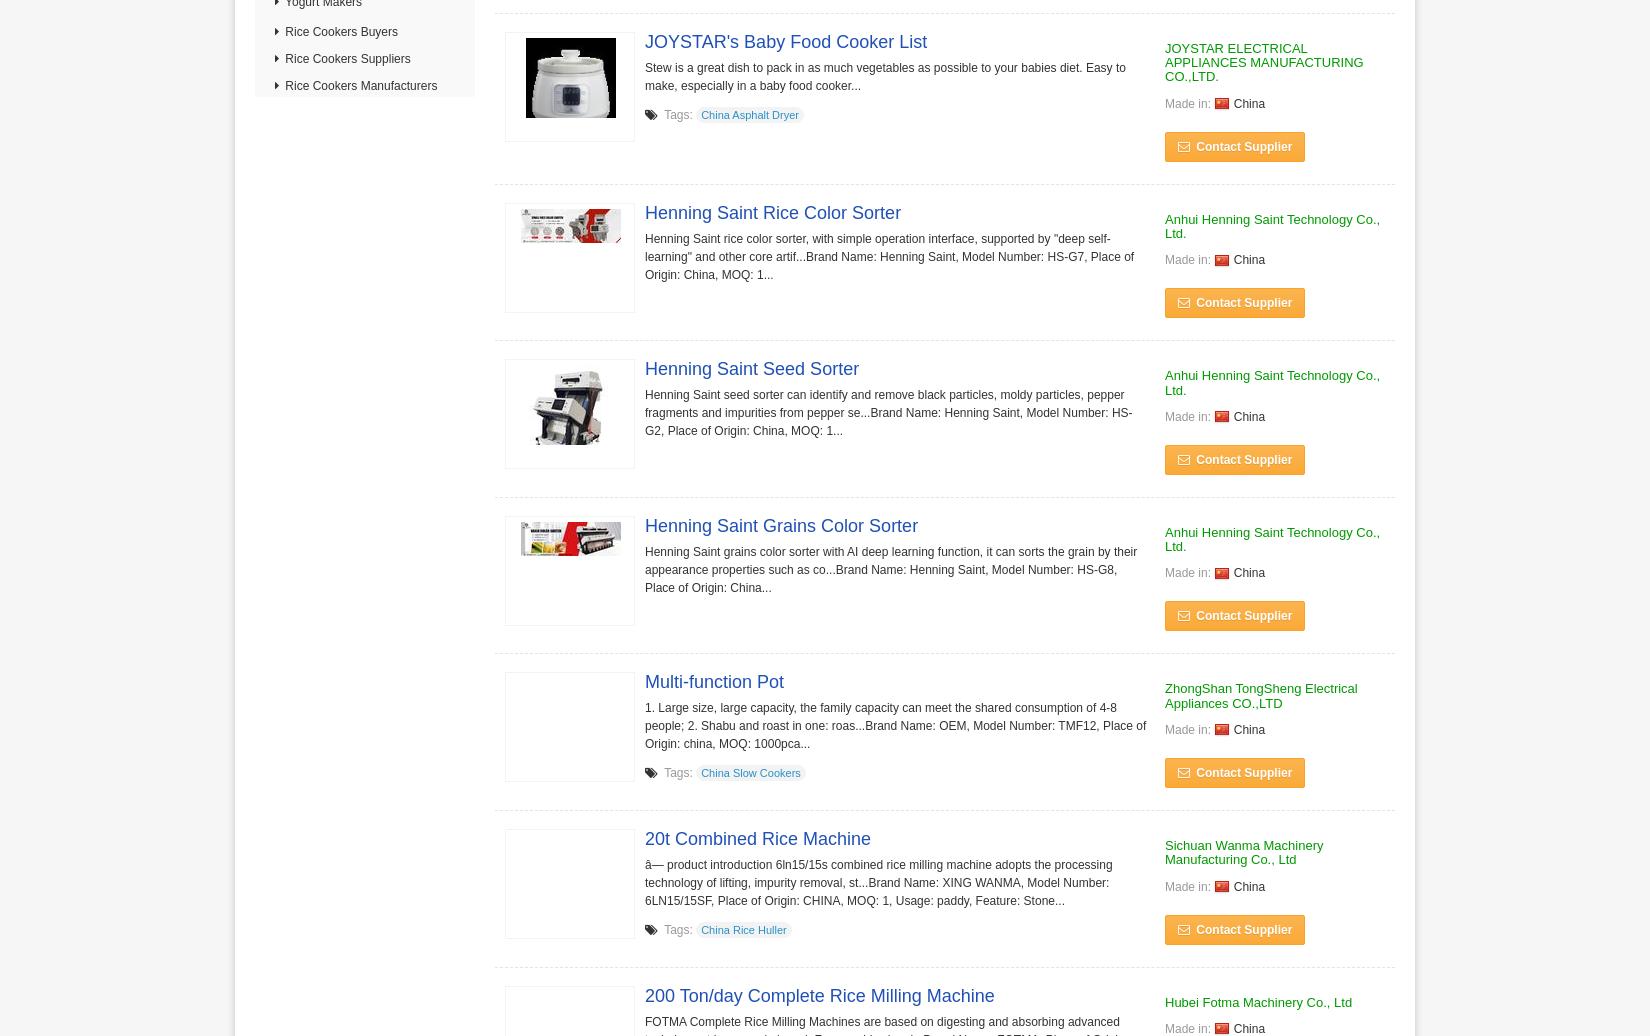 The image size is (1650, 1036). I want to click on 'Multi-function Pot', so click(713, 681).